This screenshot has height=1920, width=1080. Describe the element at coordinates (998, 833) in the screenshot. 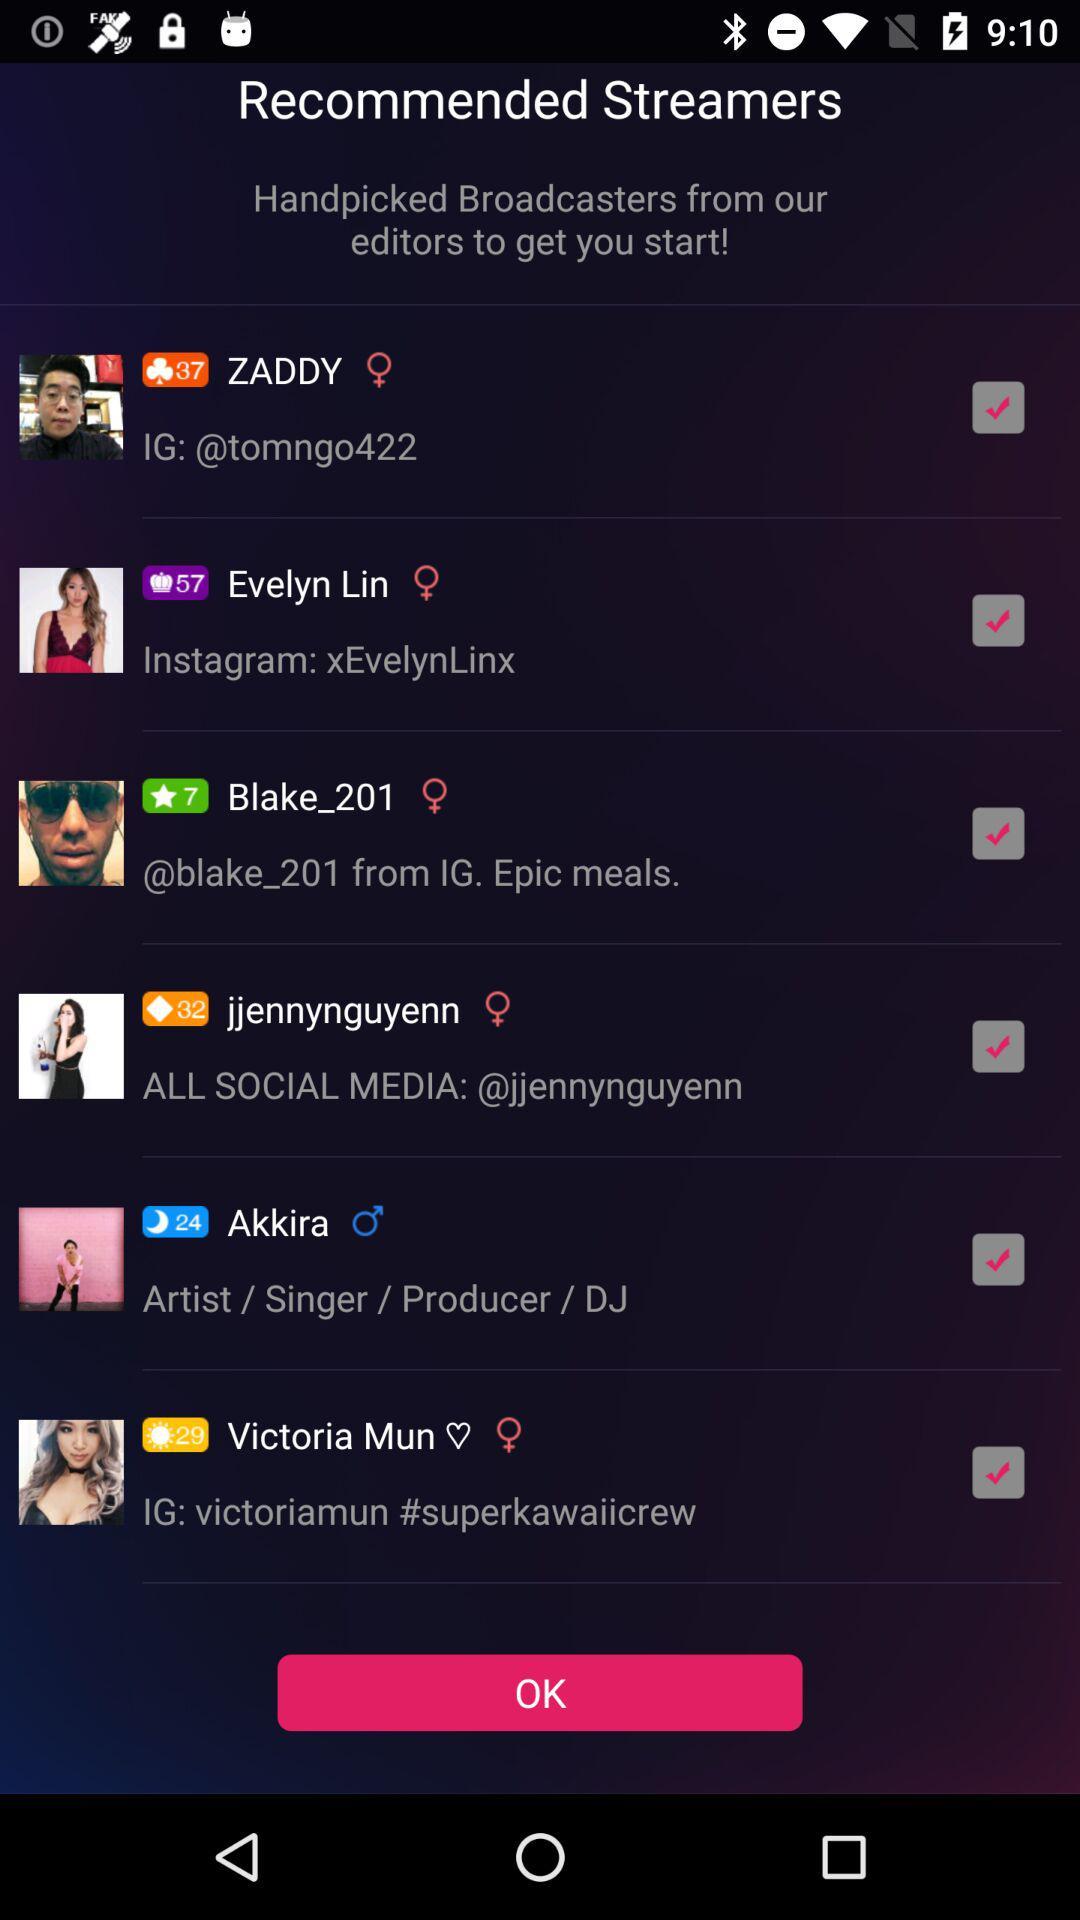

I see `recommended broadcaster` at that location.